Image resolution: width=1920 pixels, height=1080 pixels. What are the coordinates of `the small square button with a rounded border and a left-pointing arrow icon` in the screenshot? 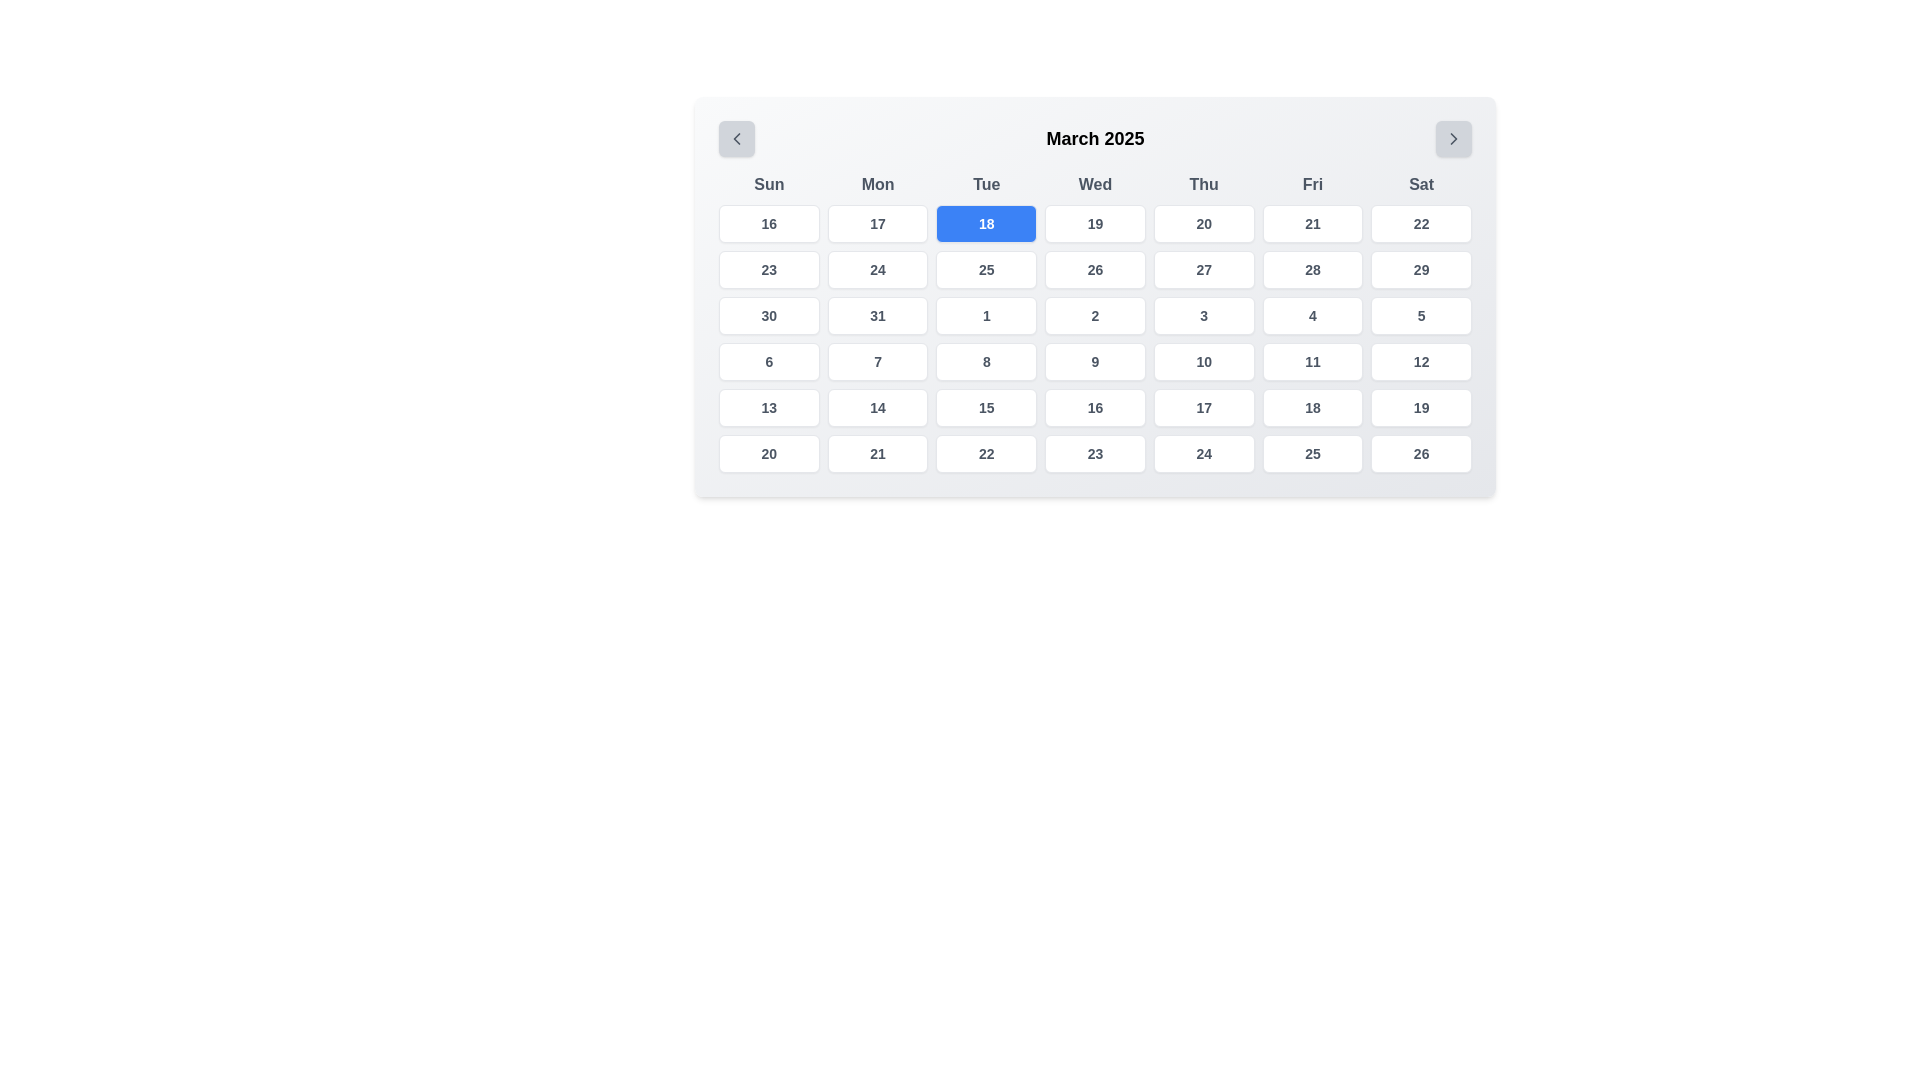 It's located at (736, 137).